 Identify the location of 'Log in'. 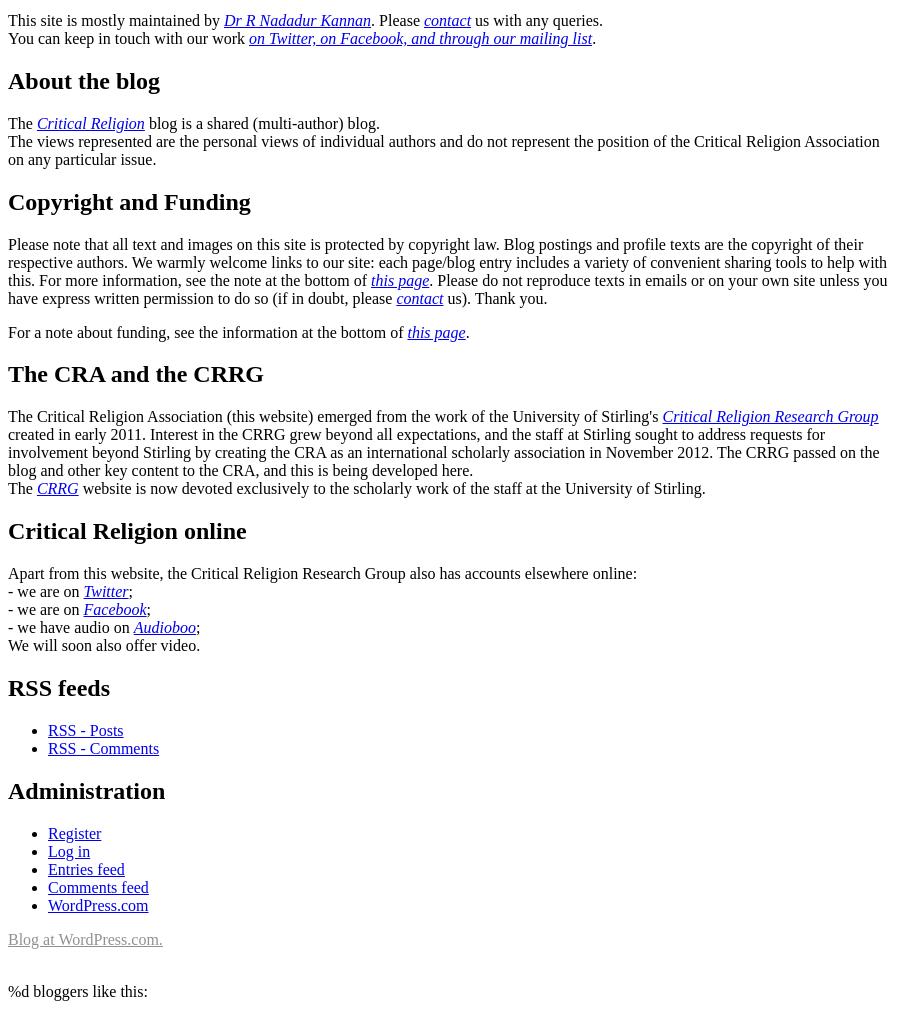
(68, 849).